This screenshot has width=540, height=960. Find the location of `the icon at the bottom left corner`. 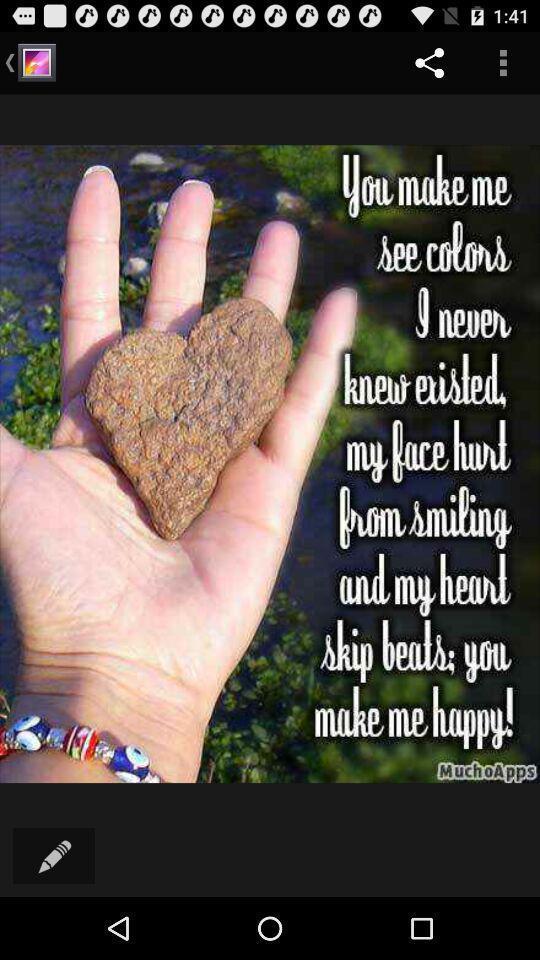

the icon at the bottom left corner is located at coordinates (54, 855).